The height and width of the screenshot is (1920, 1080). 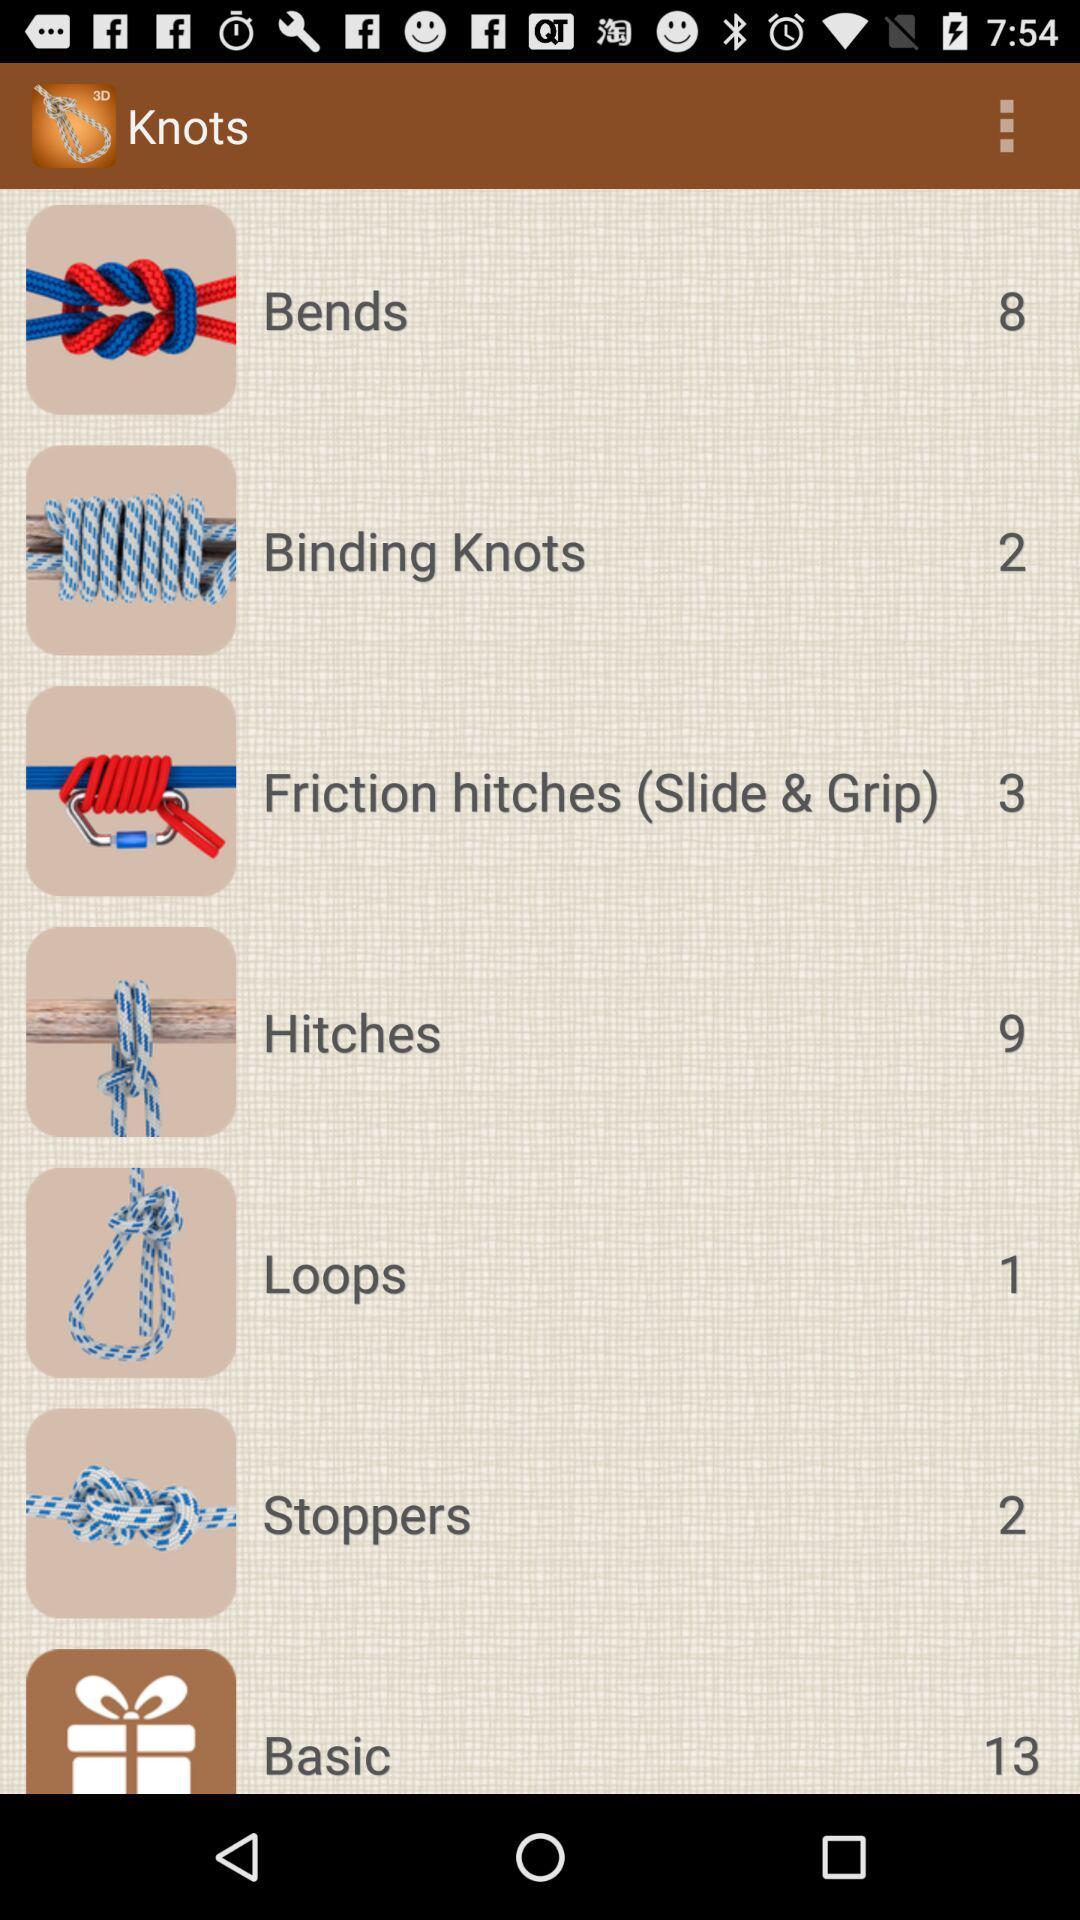 I want to click on the 9 icon, so click(x=1011, y=1032).